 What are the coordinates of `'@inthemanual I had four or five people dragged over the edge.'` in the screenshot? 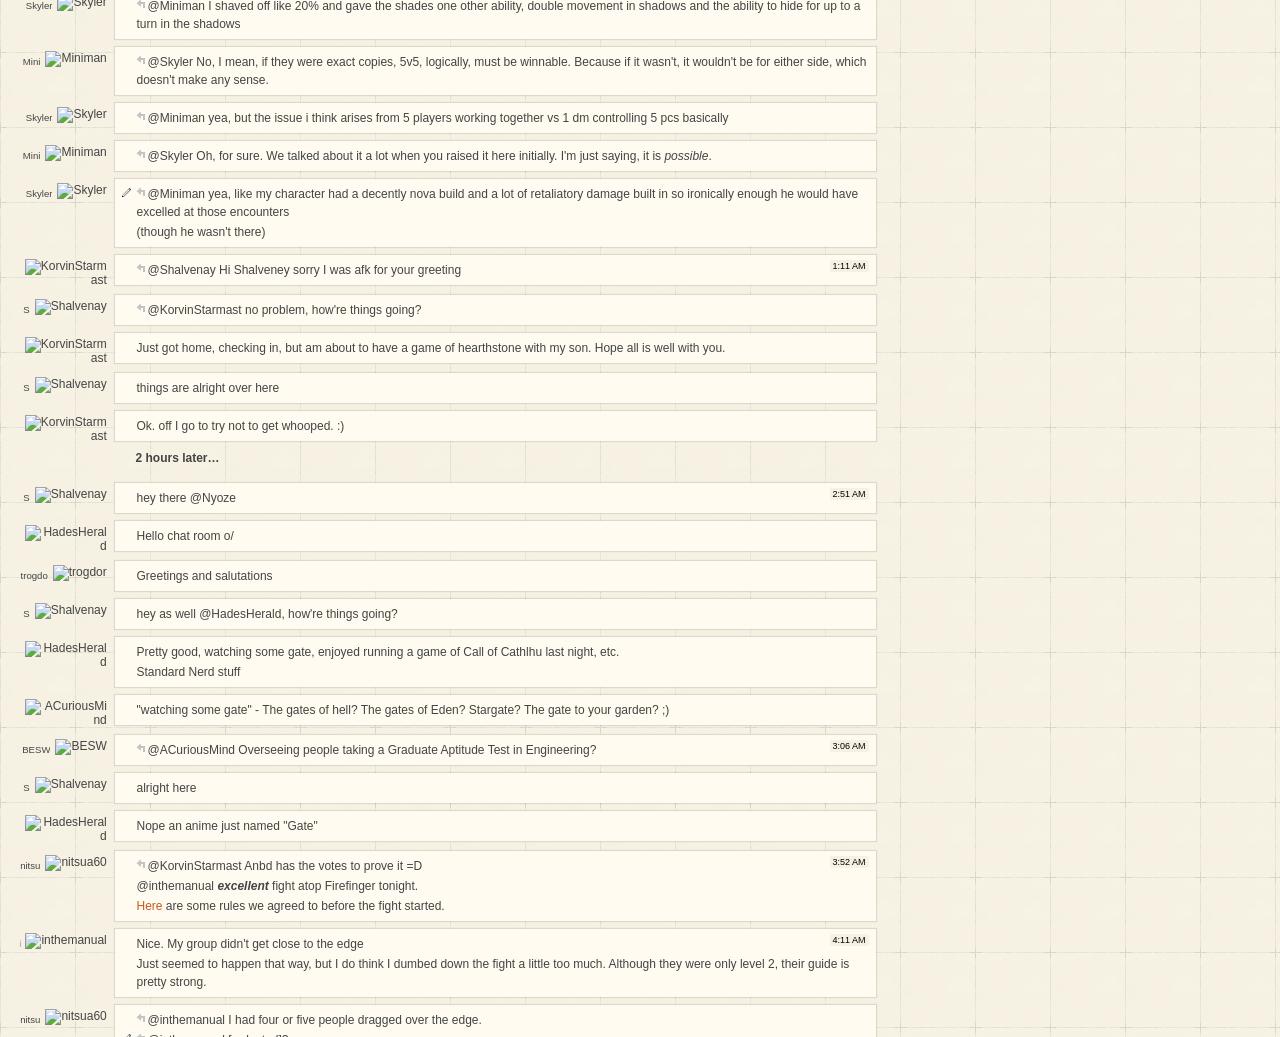 It's located at (312, 1018).